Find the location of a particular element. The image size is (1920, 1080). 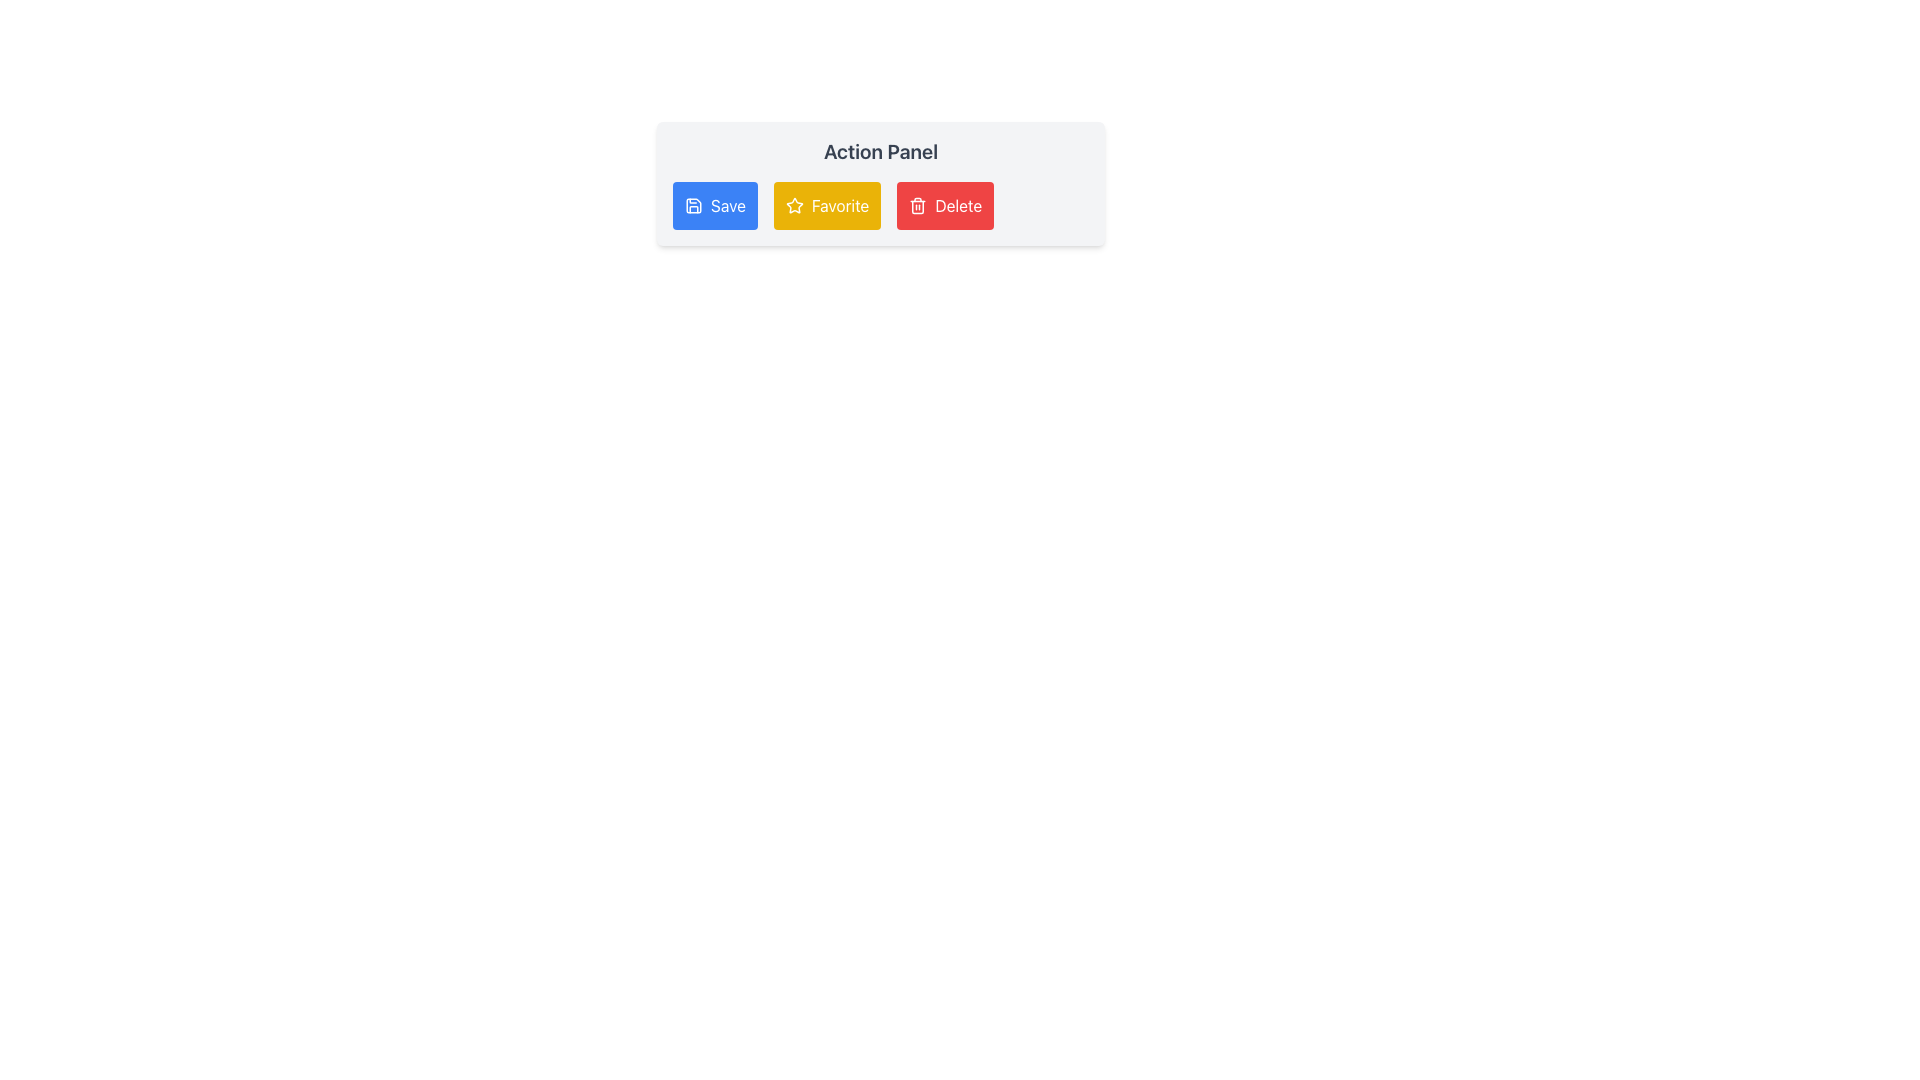

the 'Action Panel' label, which is a large, bold, gray text component located at the top of a card layout, above the buttons labeled 'Save', 'Favorite', and 'Delete' is located at coordinates (880, 150).